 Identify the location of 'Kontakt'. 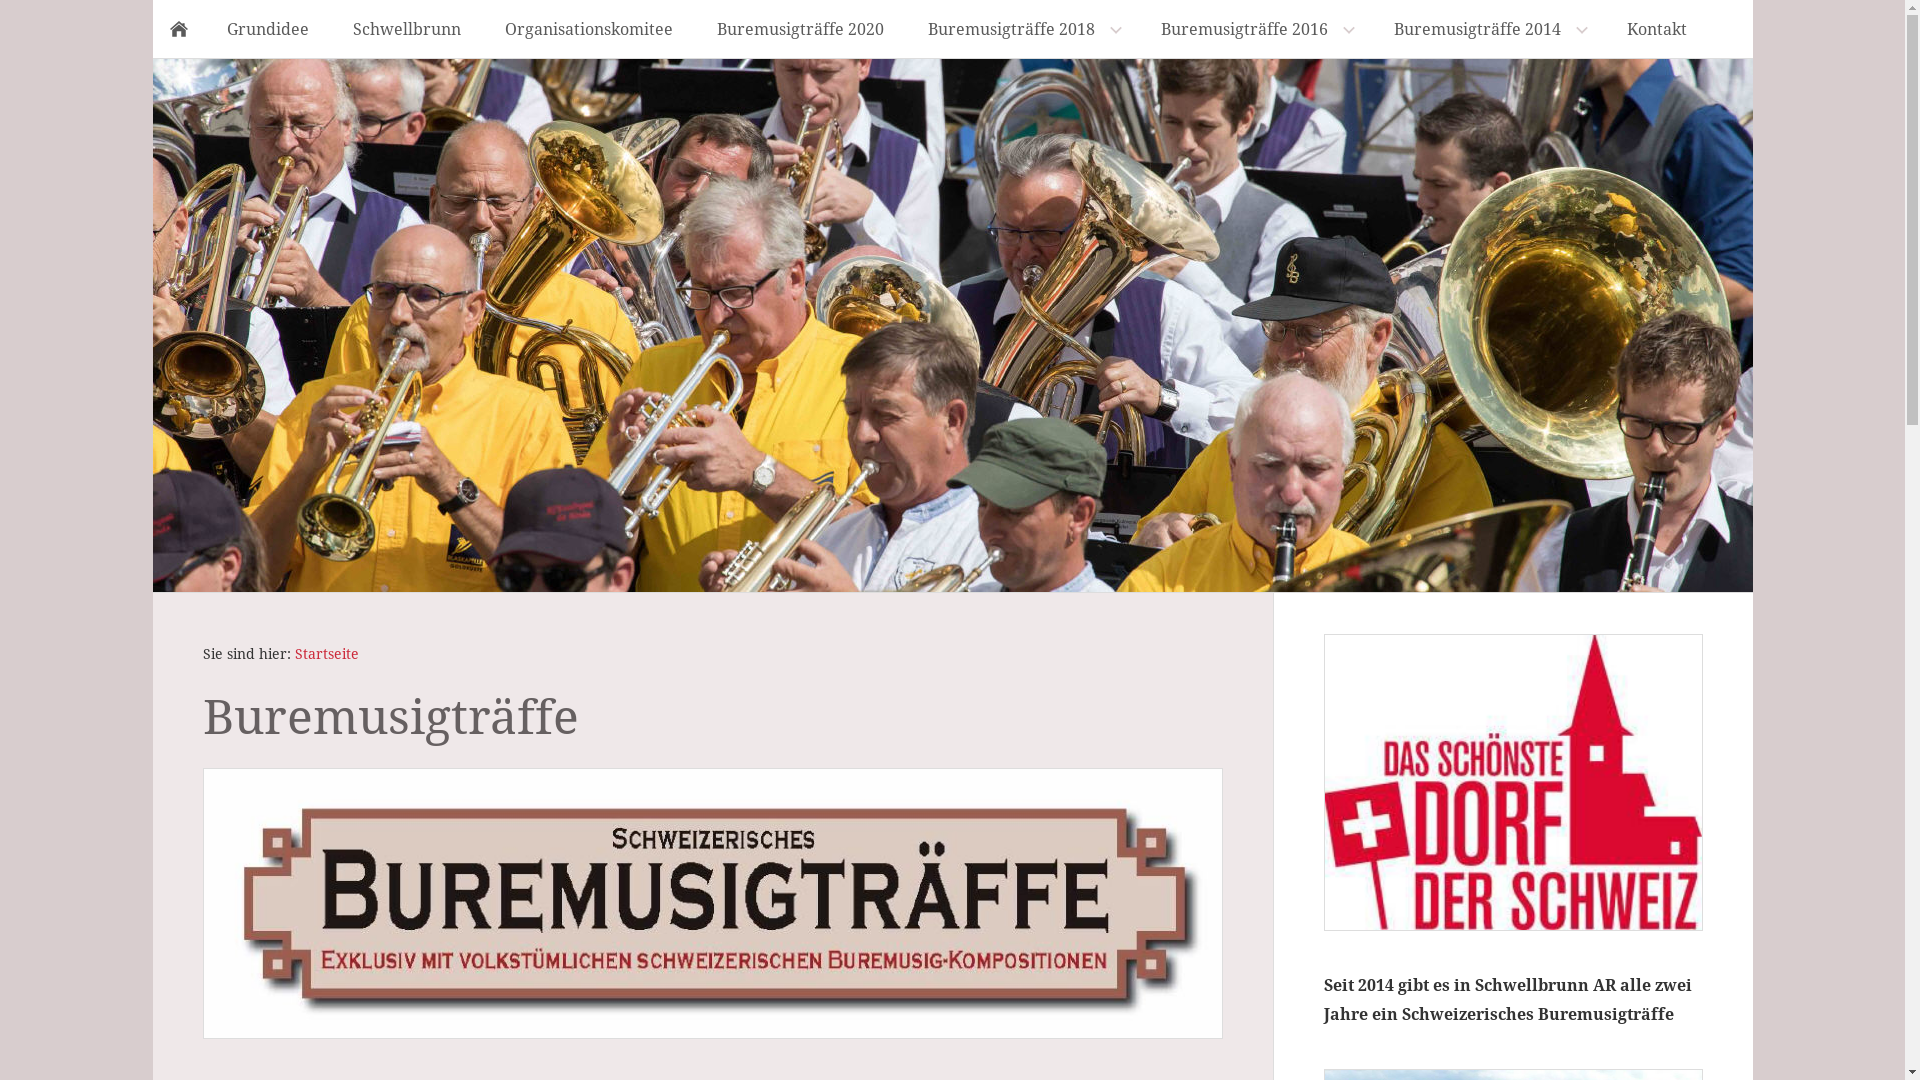
(1656, 29).